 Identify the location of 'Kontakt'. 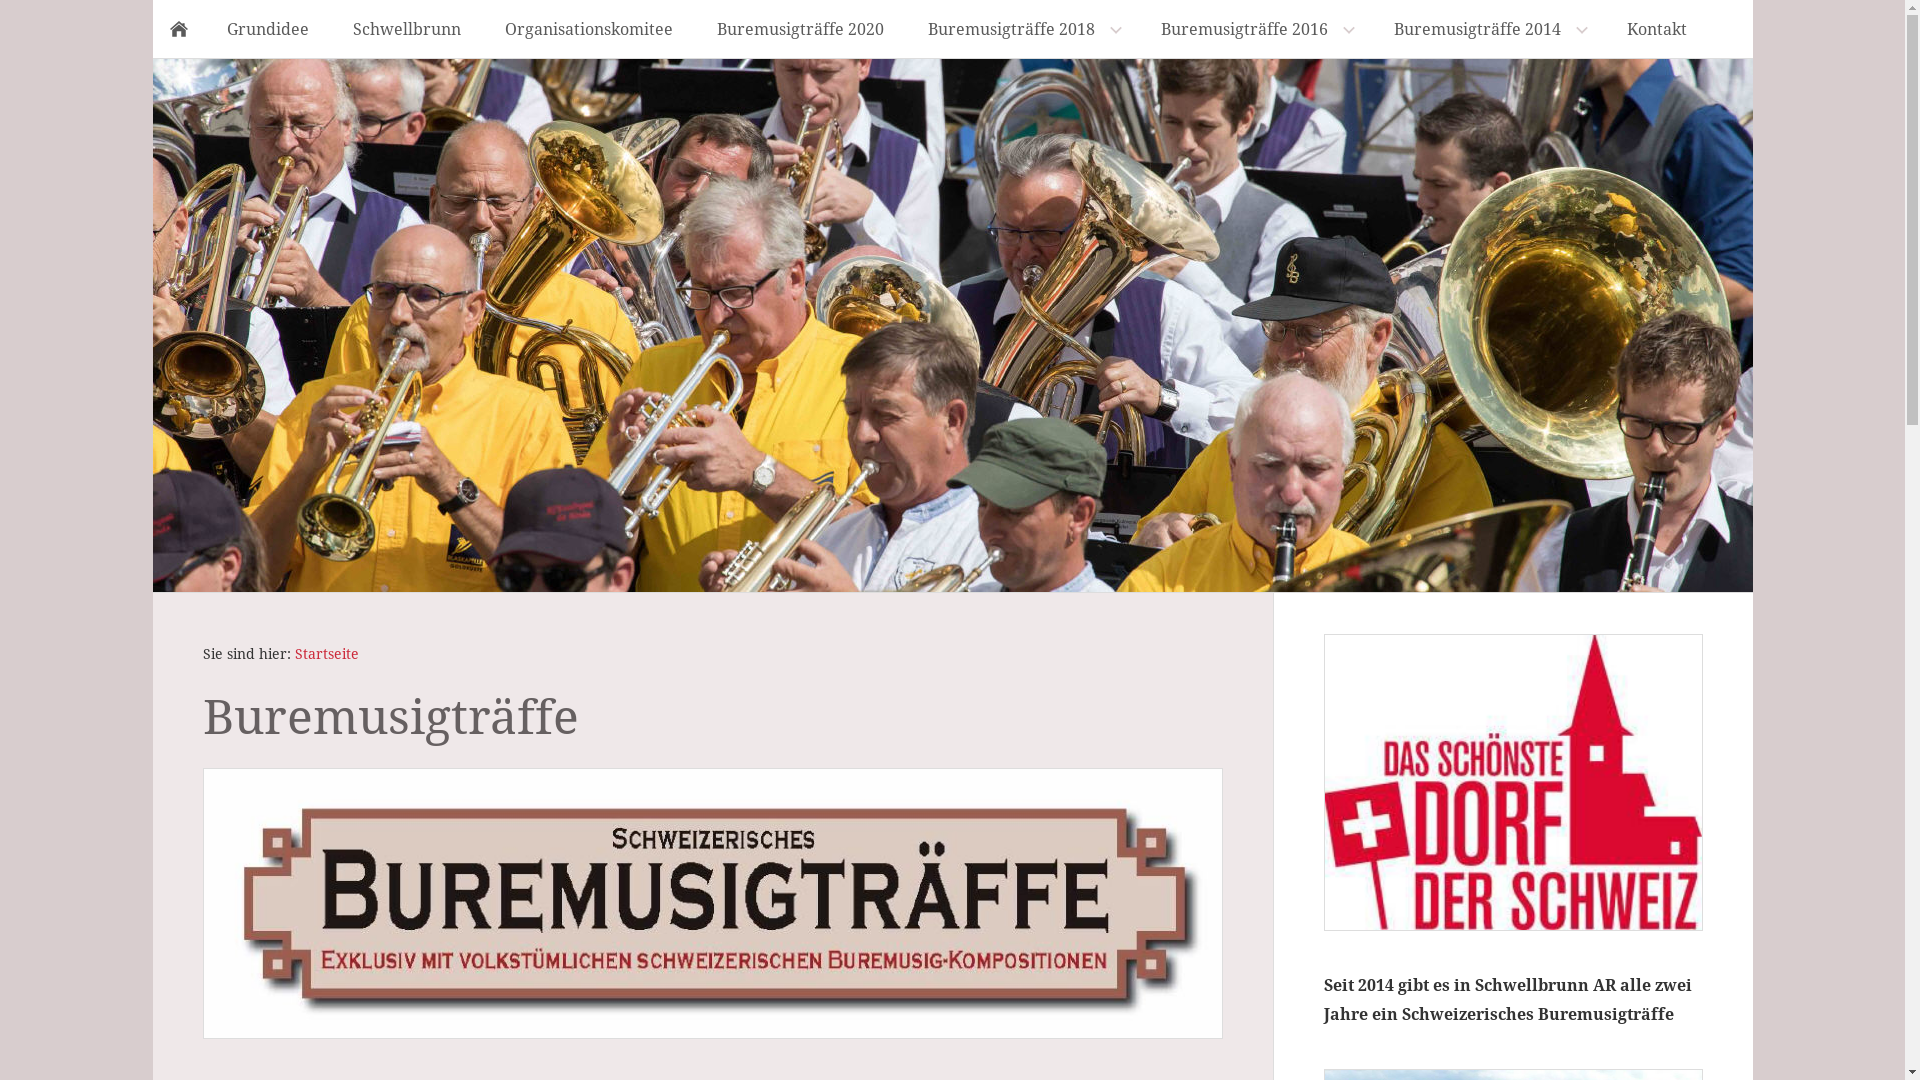
(1656, 29).